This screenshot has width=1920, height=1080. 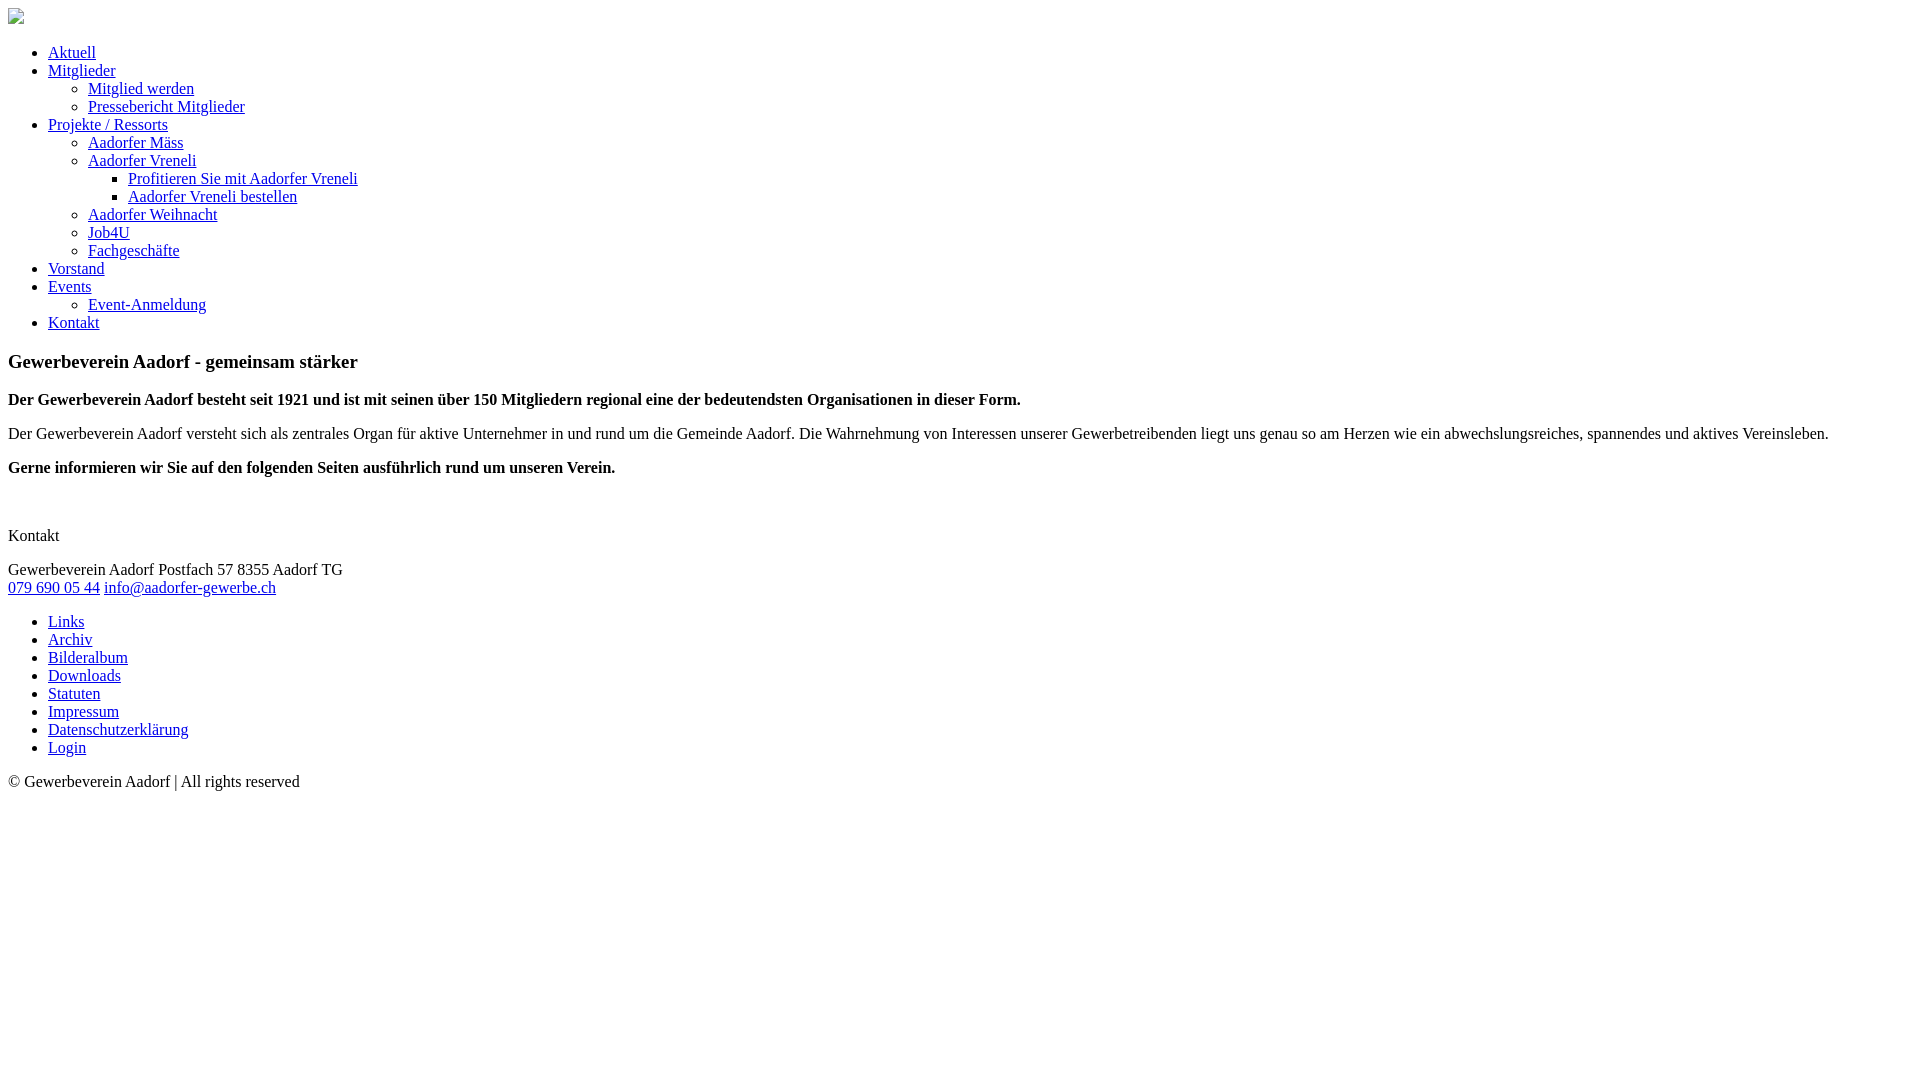 What do you see at coordinates (139, 87) in the screenshot?
I see `'Mitglied werden'` at bounding box center [139, 87].